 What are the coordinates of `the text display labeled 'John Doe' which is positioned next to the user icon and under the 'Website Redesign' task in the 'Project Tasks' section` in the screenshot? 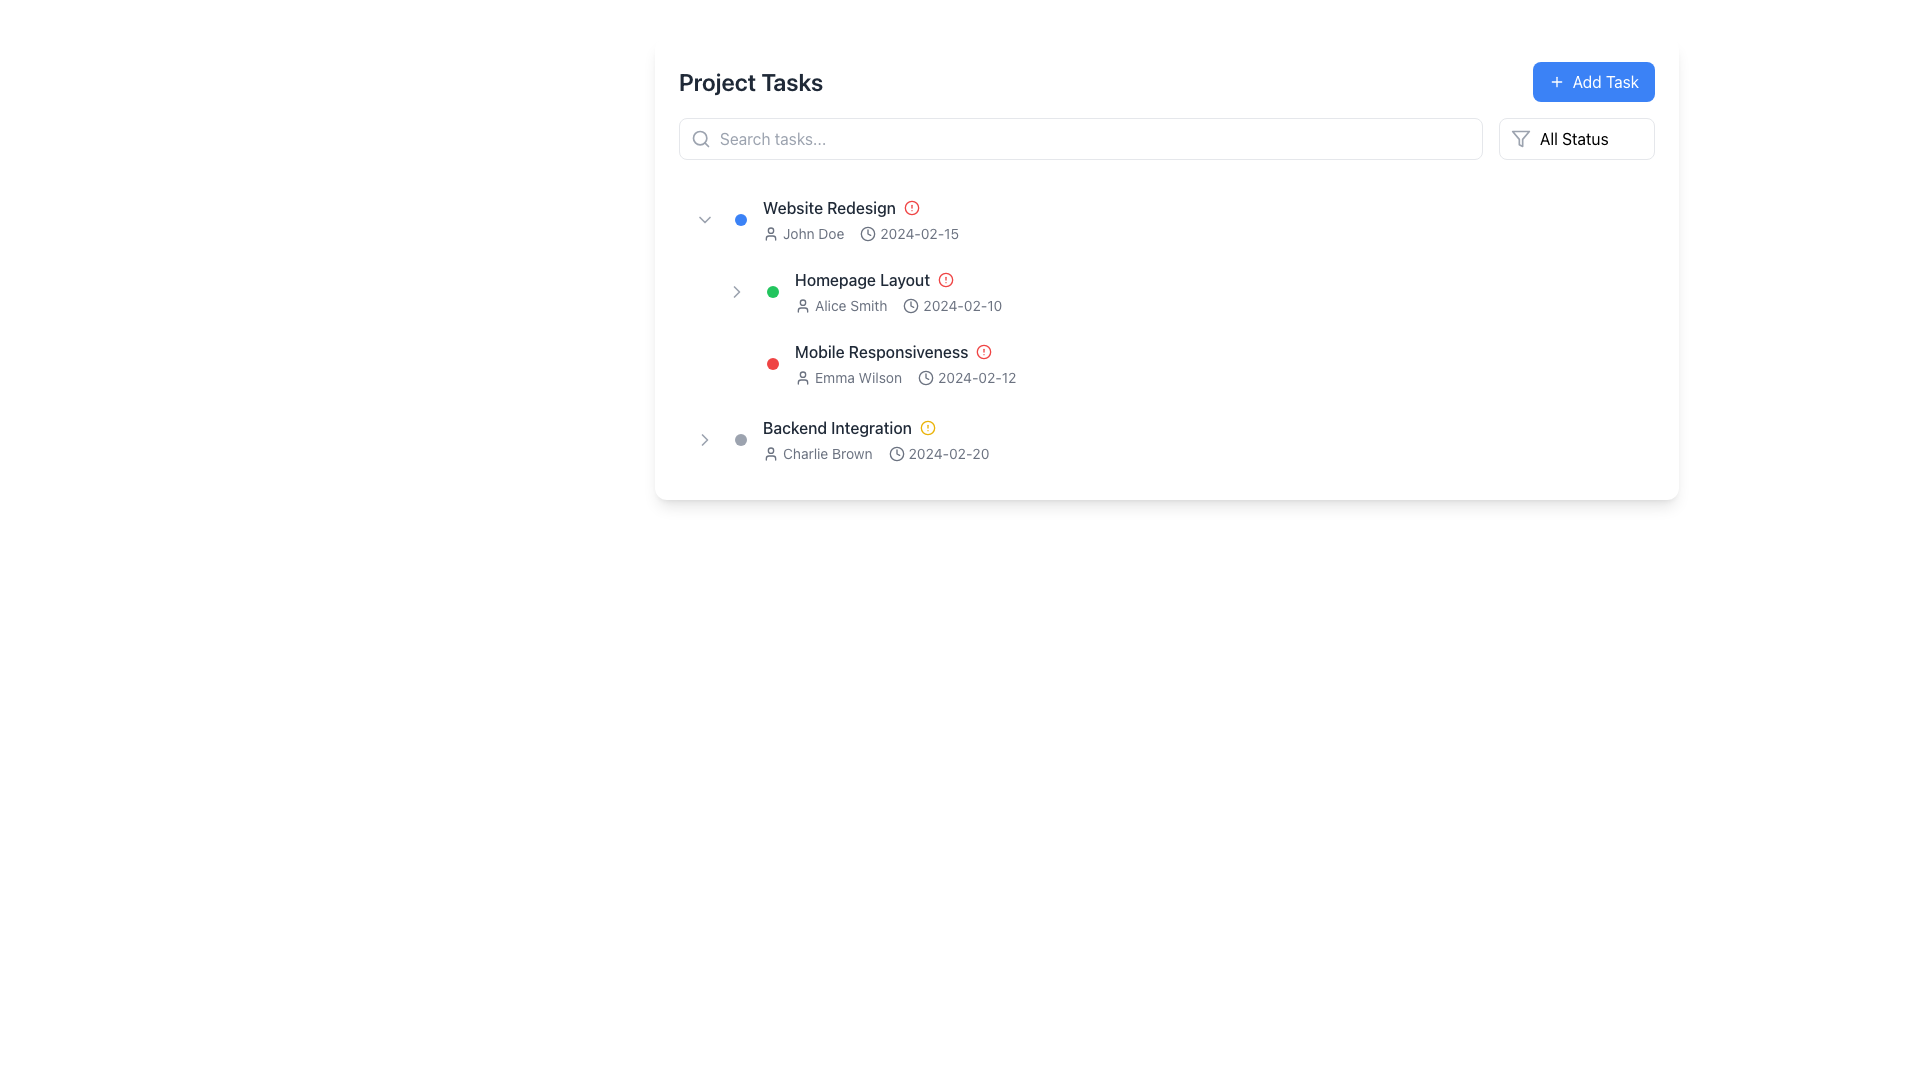 It's located at (813, 233).